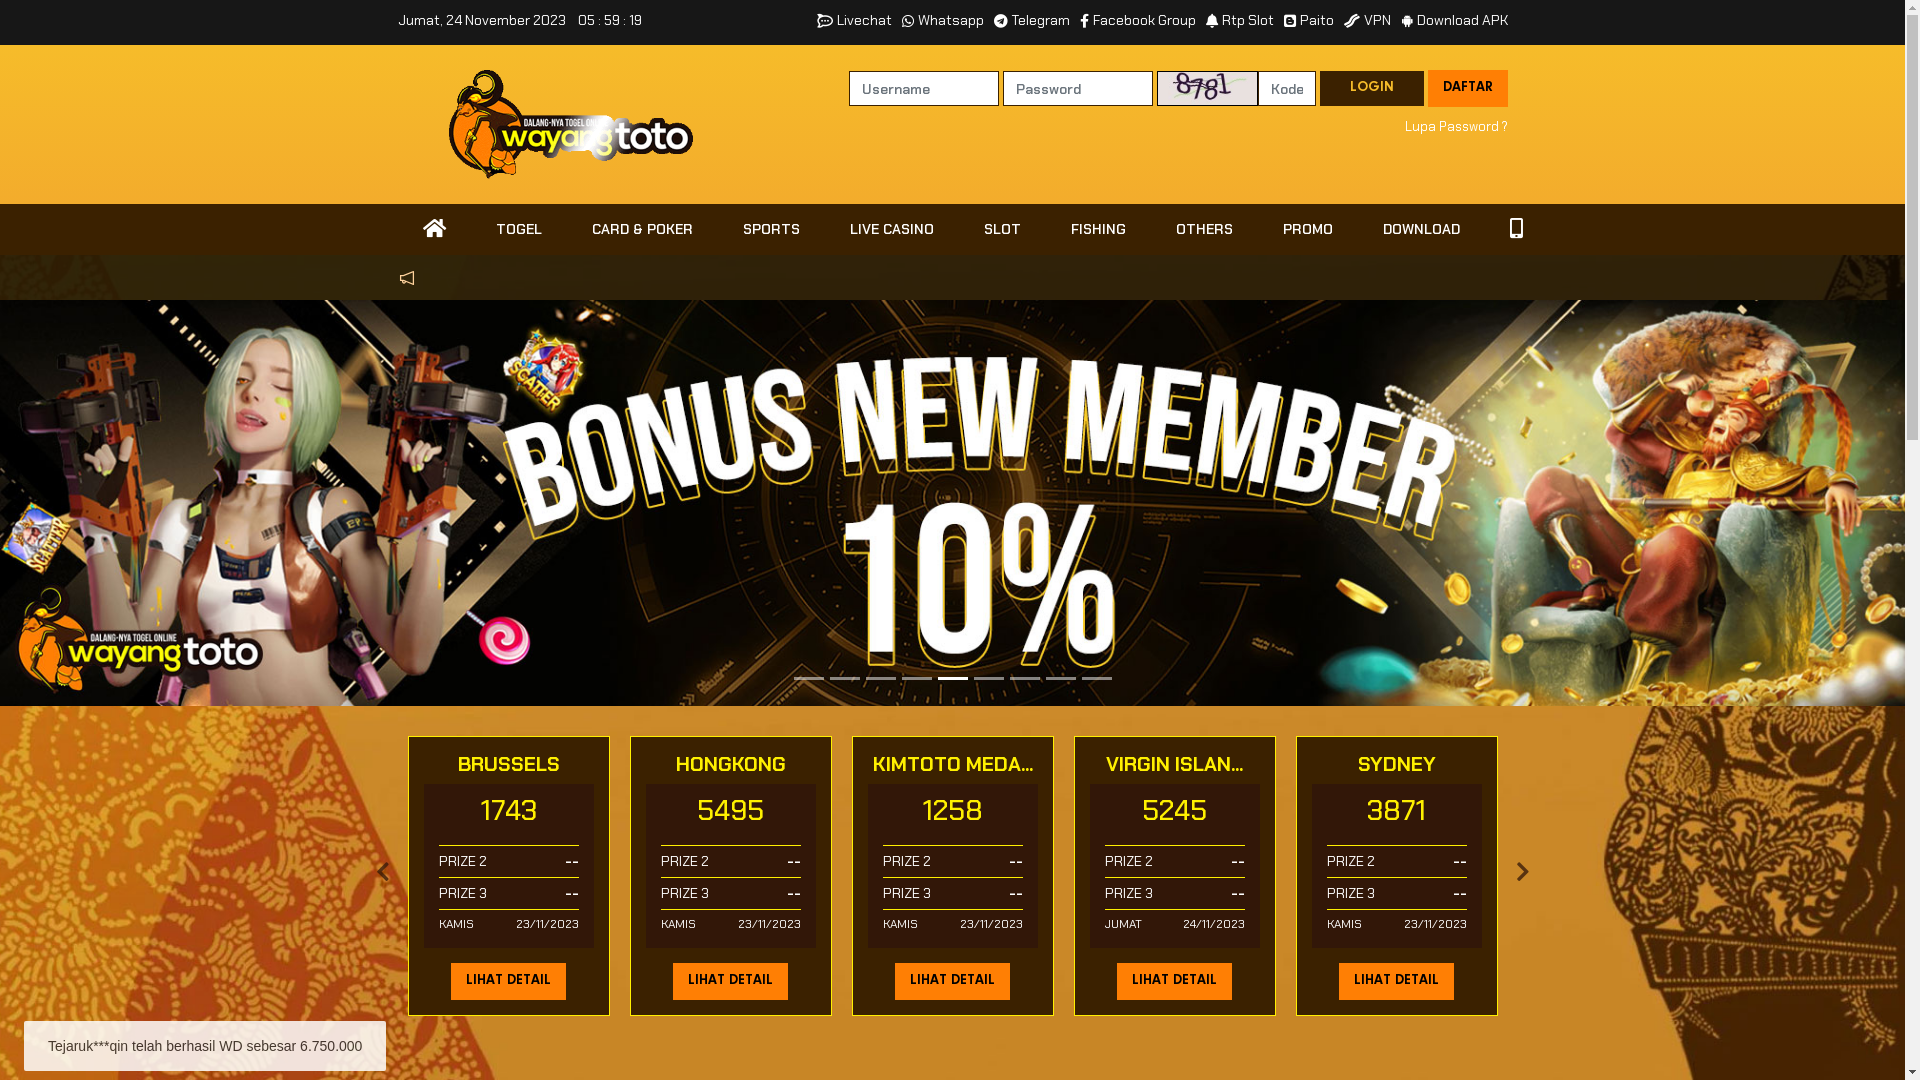  Describe the element at coordinates (469, 228) in the screenshot. I see `'TOGEL'` at that location.